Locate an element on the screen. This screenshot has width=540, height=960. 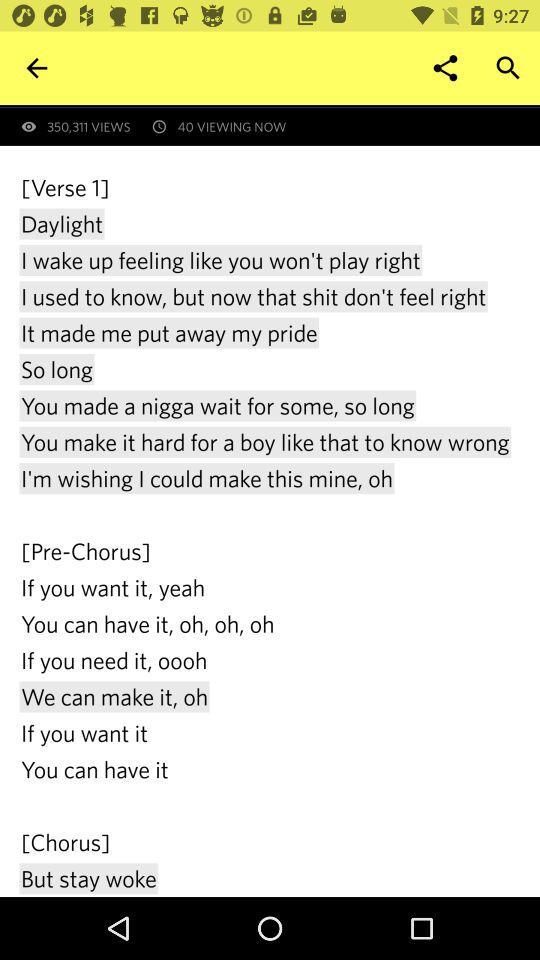
first revealed at is located at coordinates (279, 106).